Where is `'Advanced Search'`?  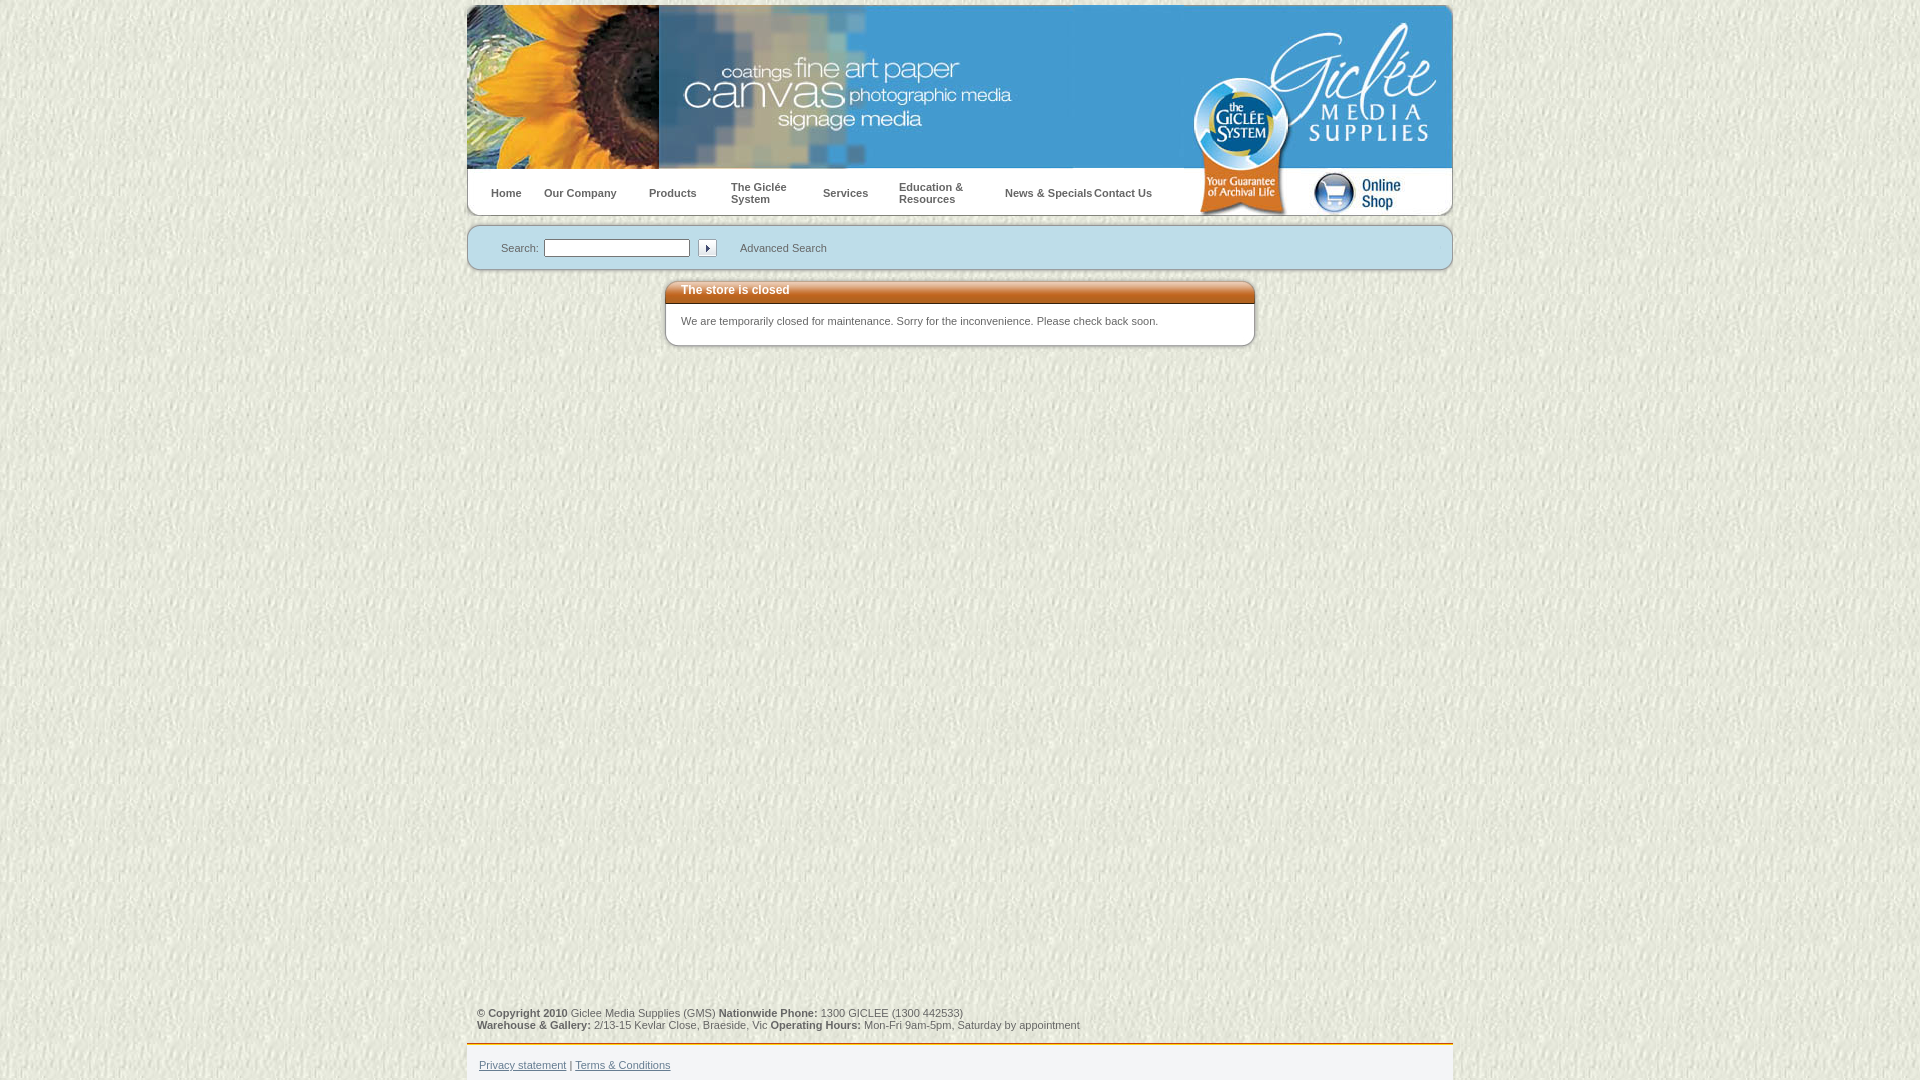 'Advanced Search' is located at coordinates (738, 246).